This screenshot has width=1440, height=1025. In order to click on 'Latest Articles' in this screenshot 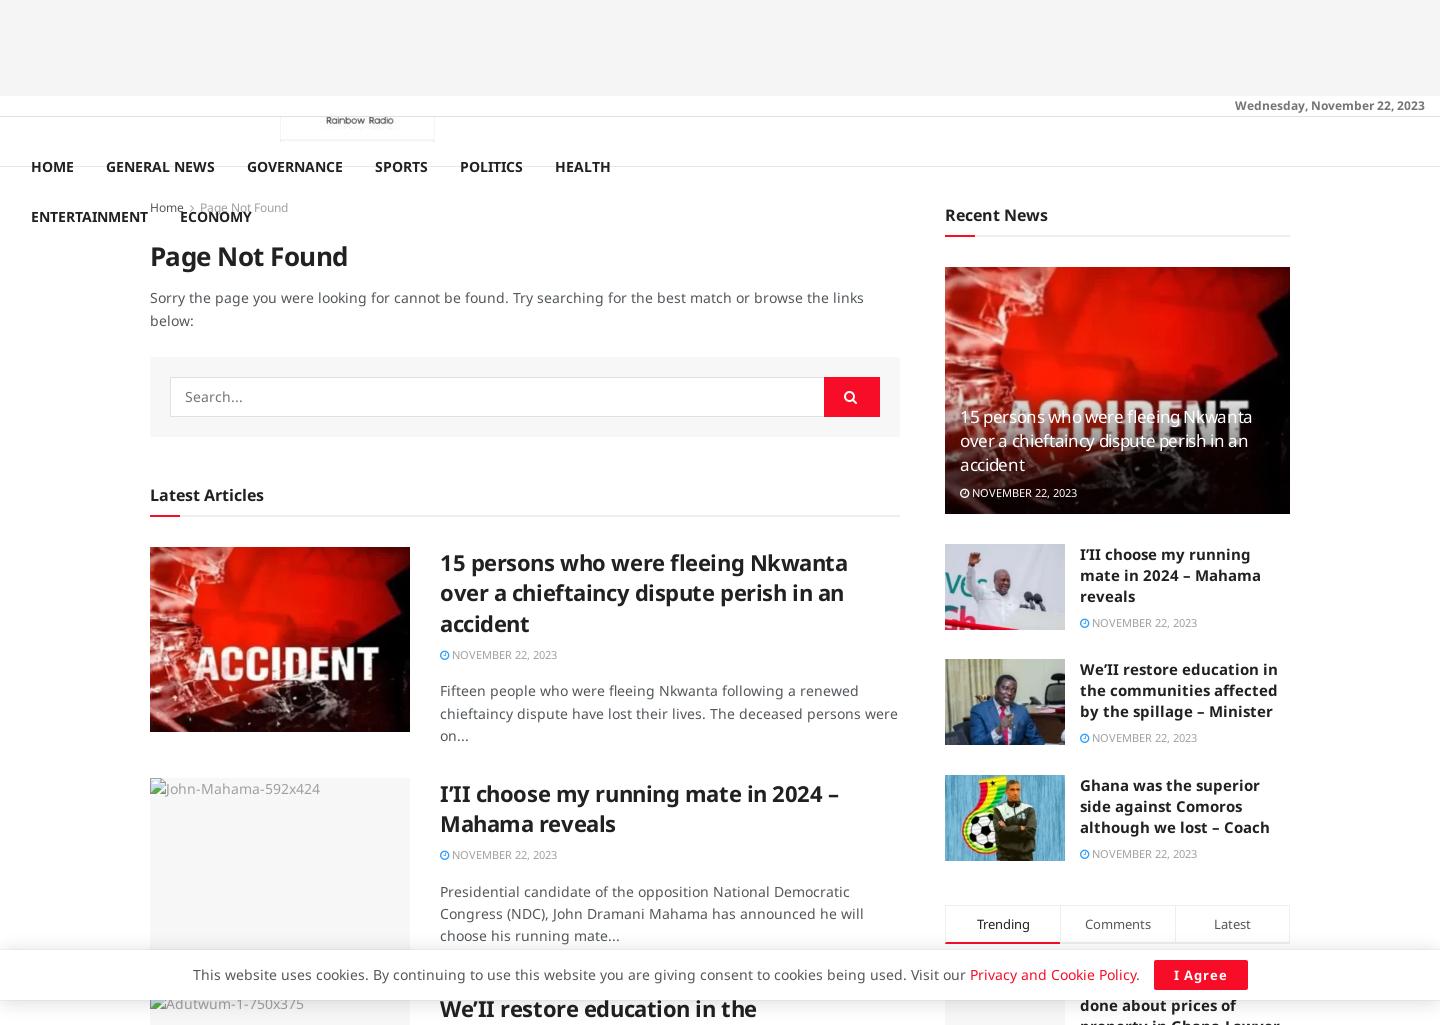, I will do `click(206, 494)`.